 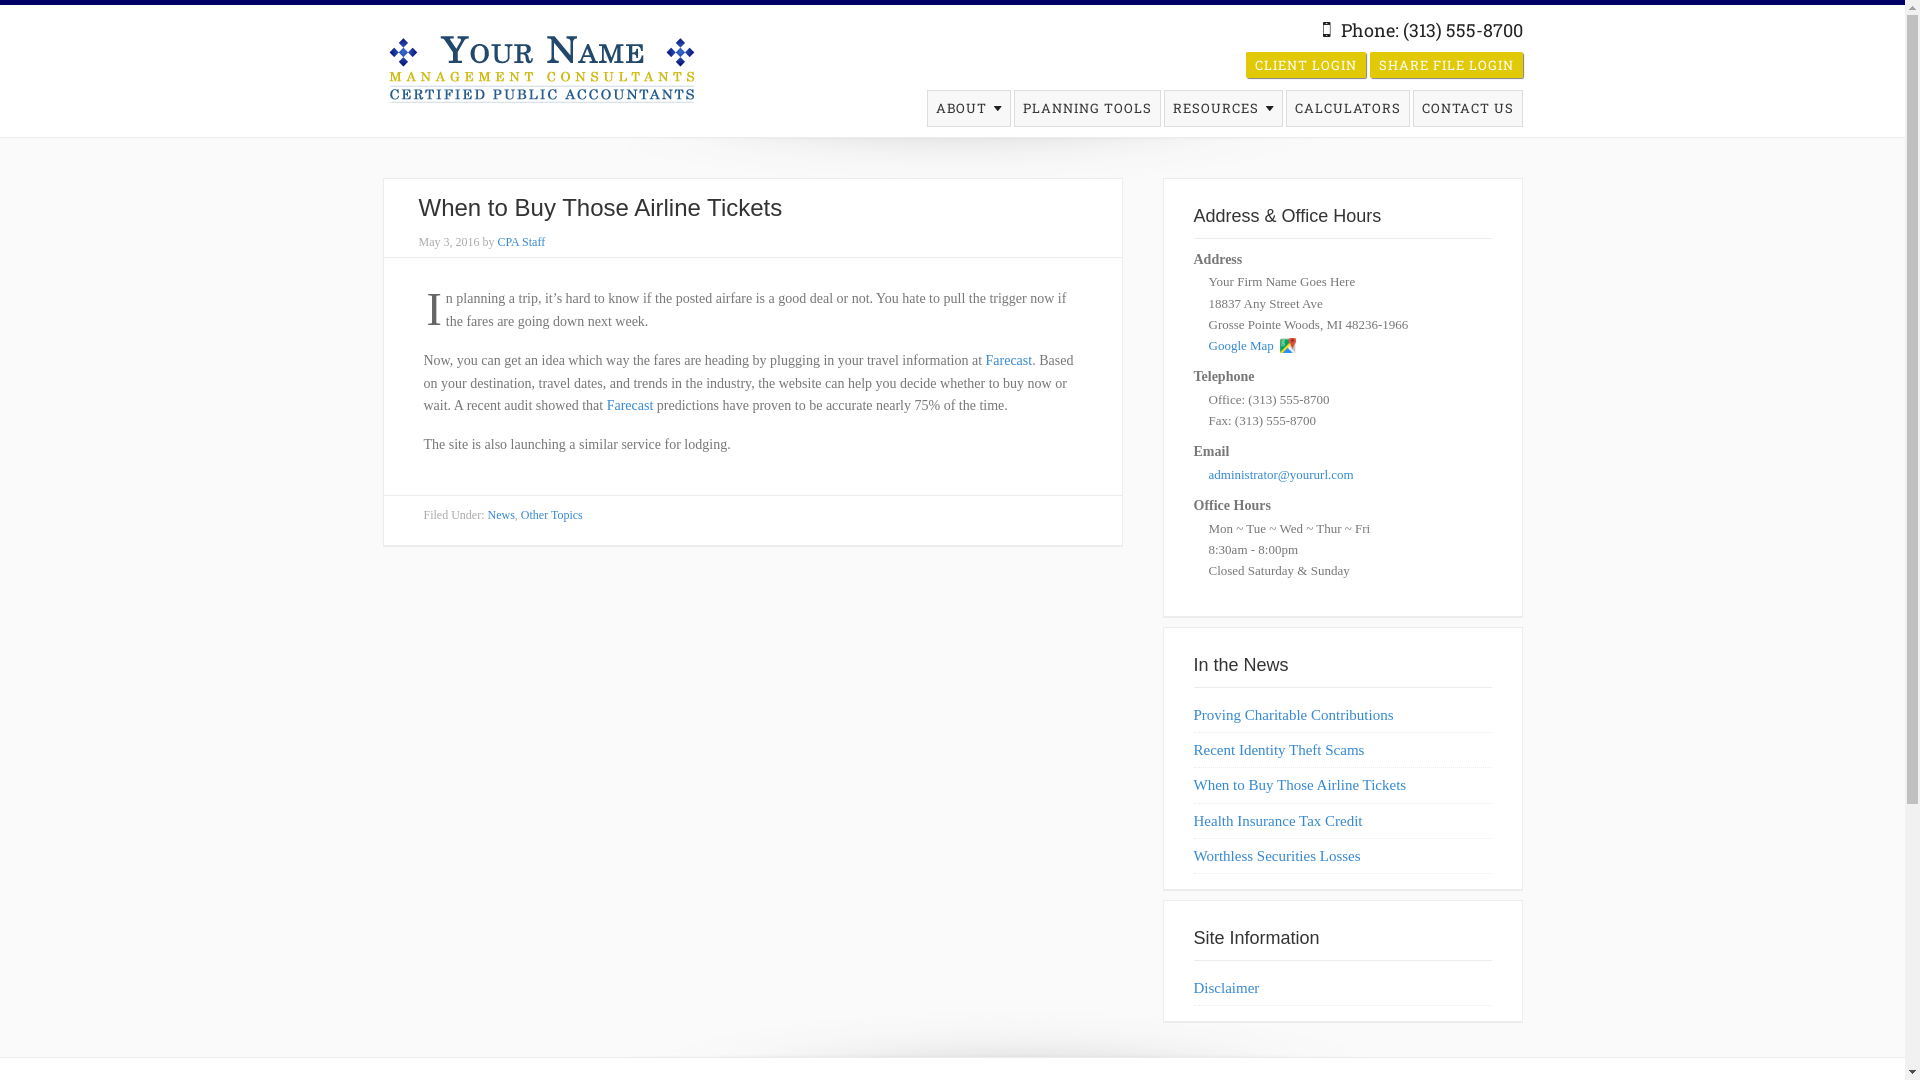 I want to click on 'Disclaimer', so click(x=1194, y=986).